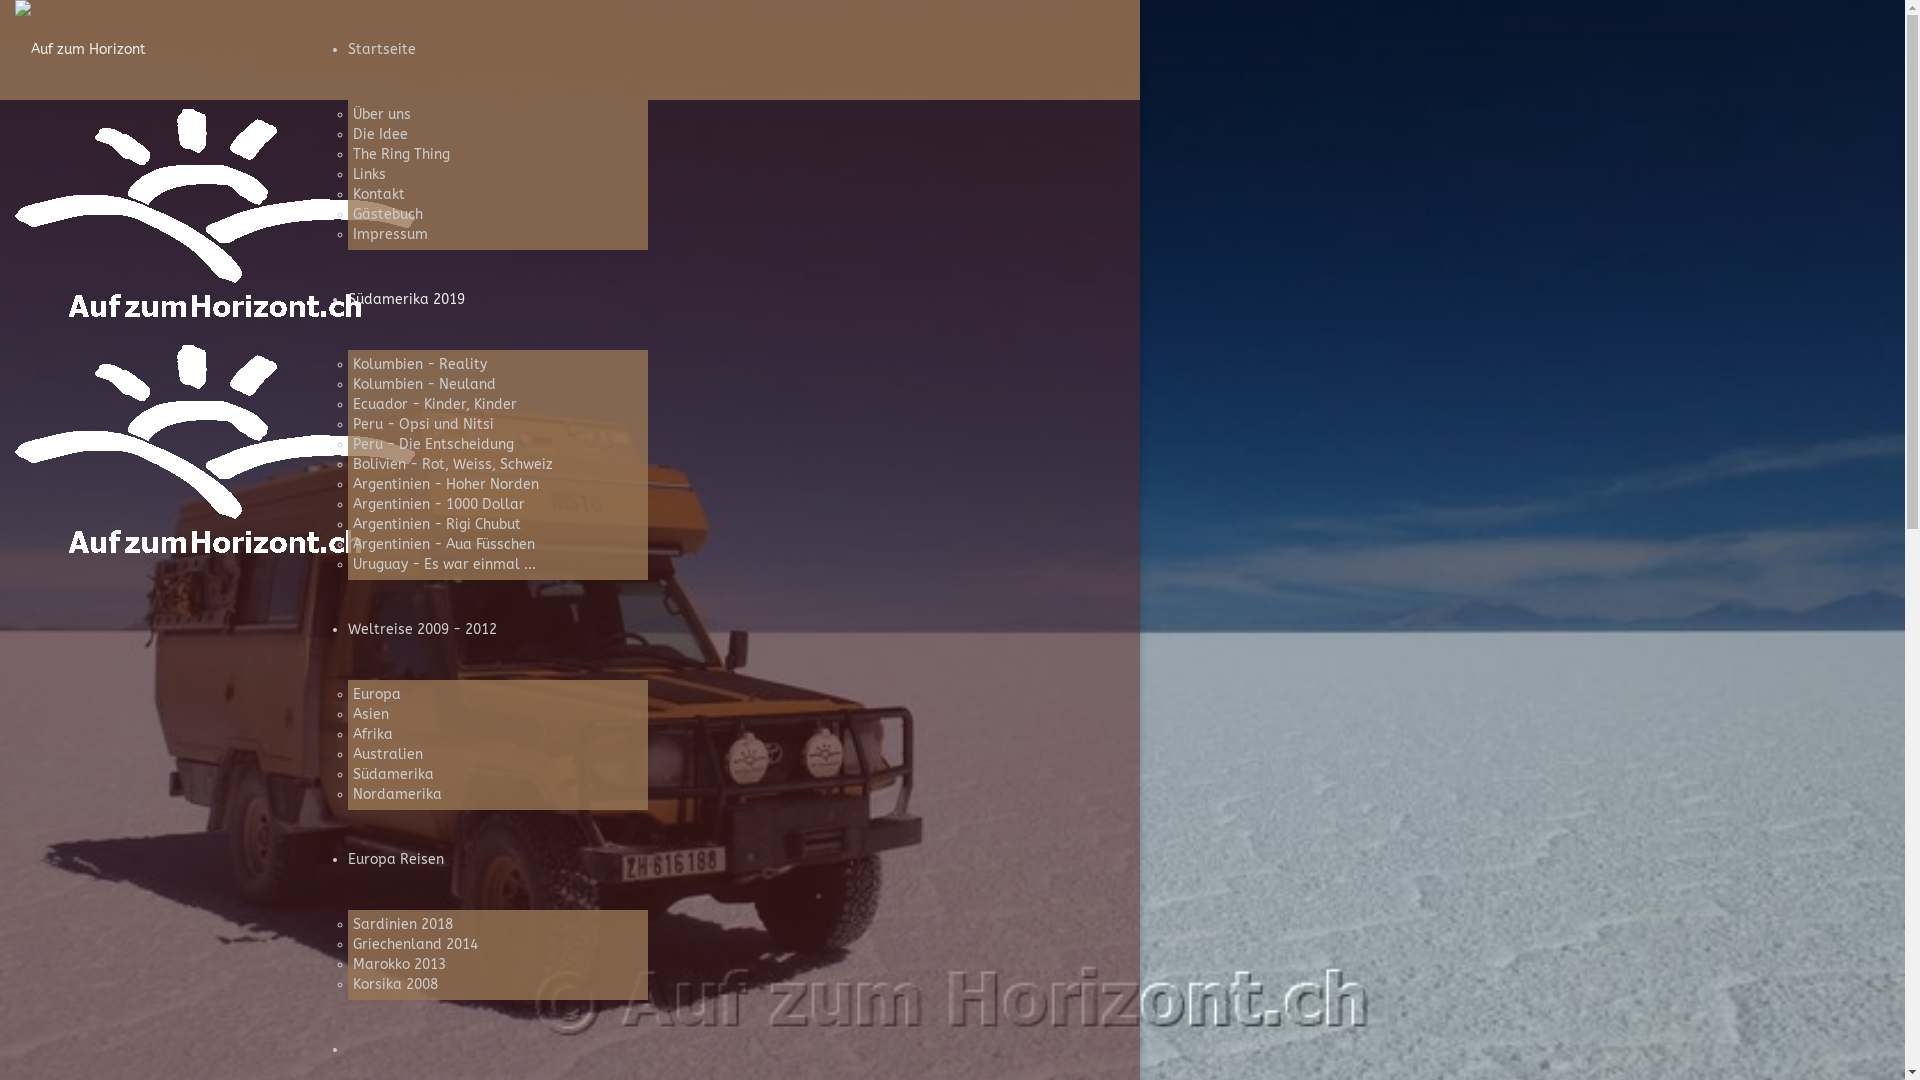 The width and height of the screenshot is (1920, 1080). What do you see at coordinates (379, 134) in the screenshot?
I see `'Die Idee'` at bounding box center [379, 134].